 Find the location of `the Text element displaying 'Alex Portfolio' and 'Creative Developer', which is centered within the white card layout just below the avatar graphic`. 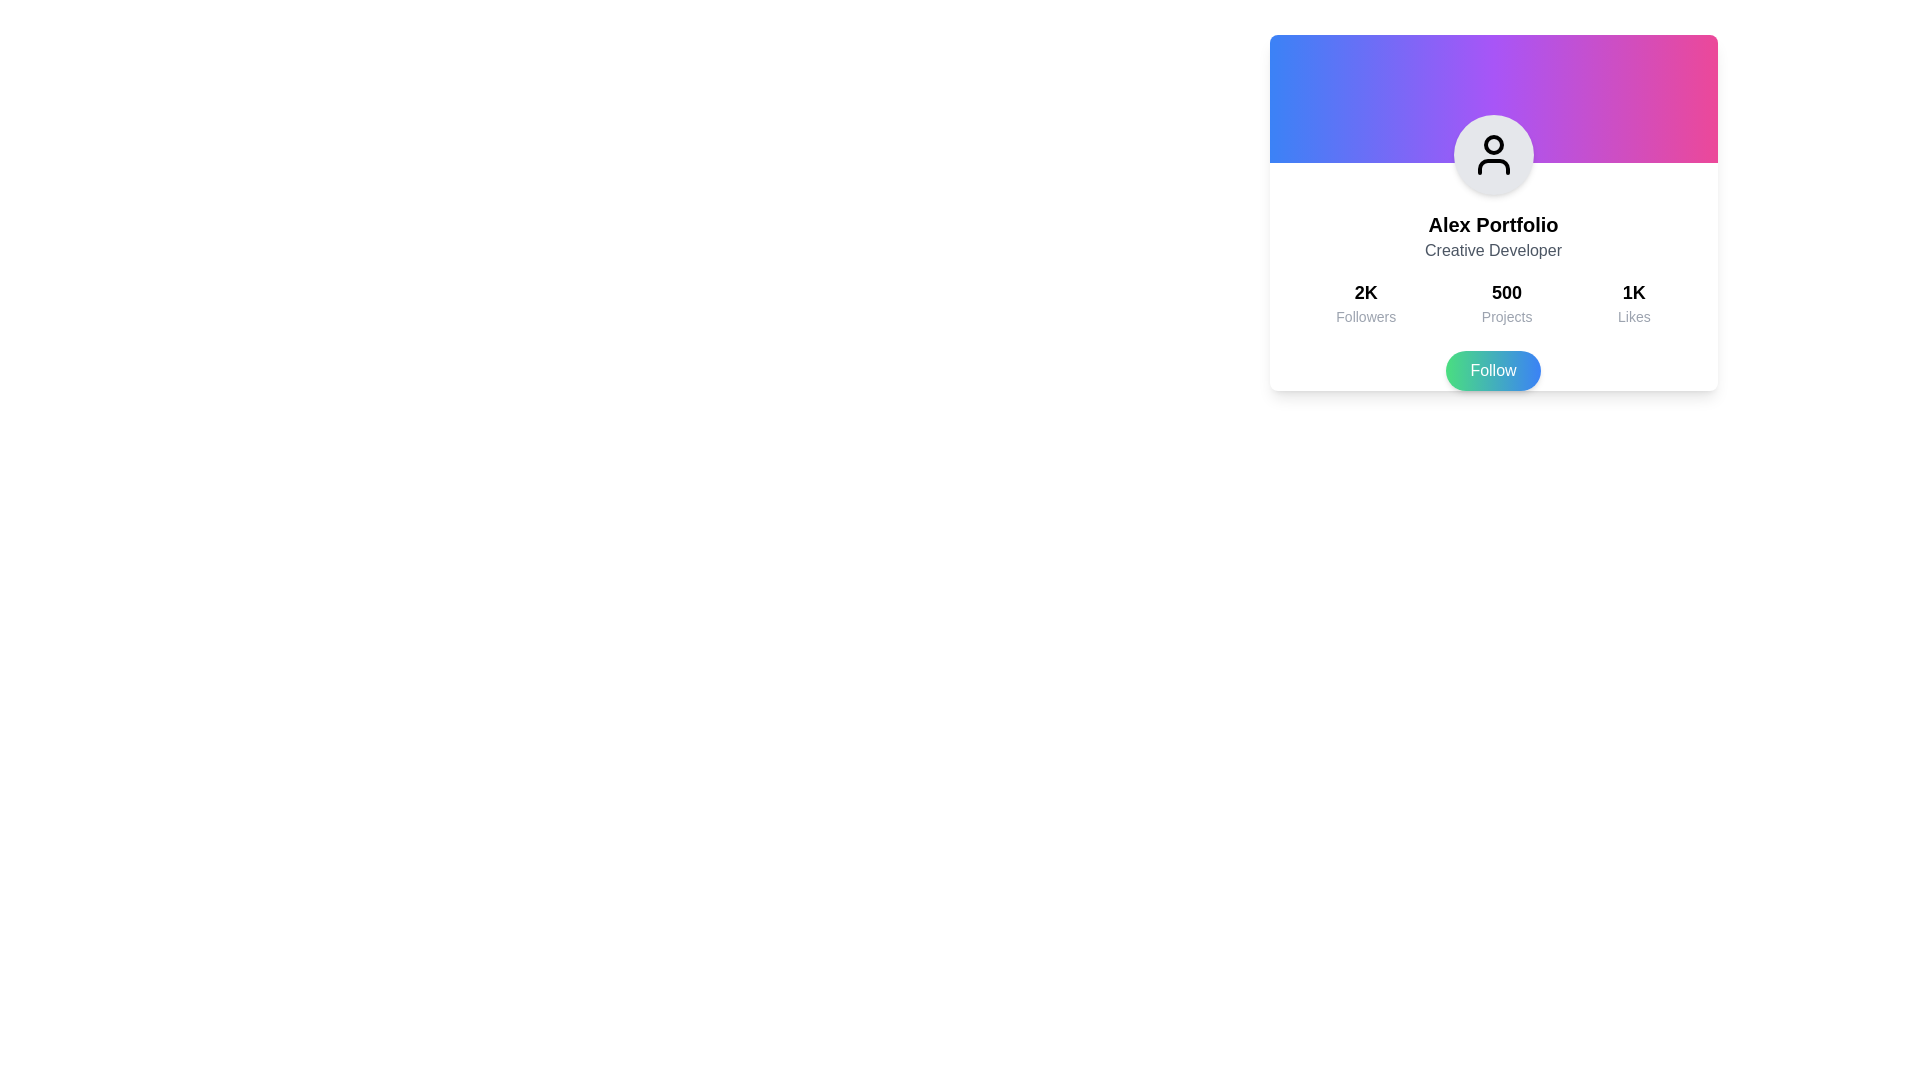

the Text element displaying 'Alex Portfolio' and 'Creative Developer', which is centered within the white card layout just below the avatar graphic is located at coordinates (1493, 235).